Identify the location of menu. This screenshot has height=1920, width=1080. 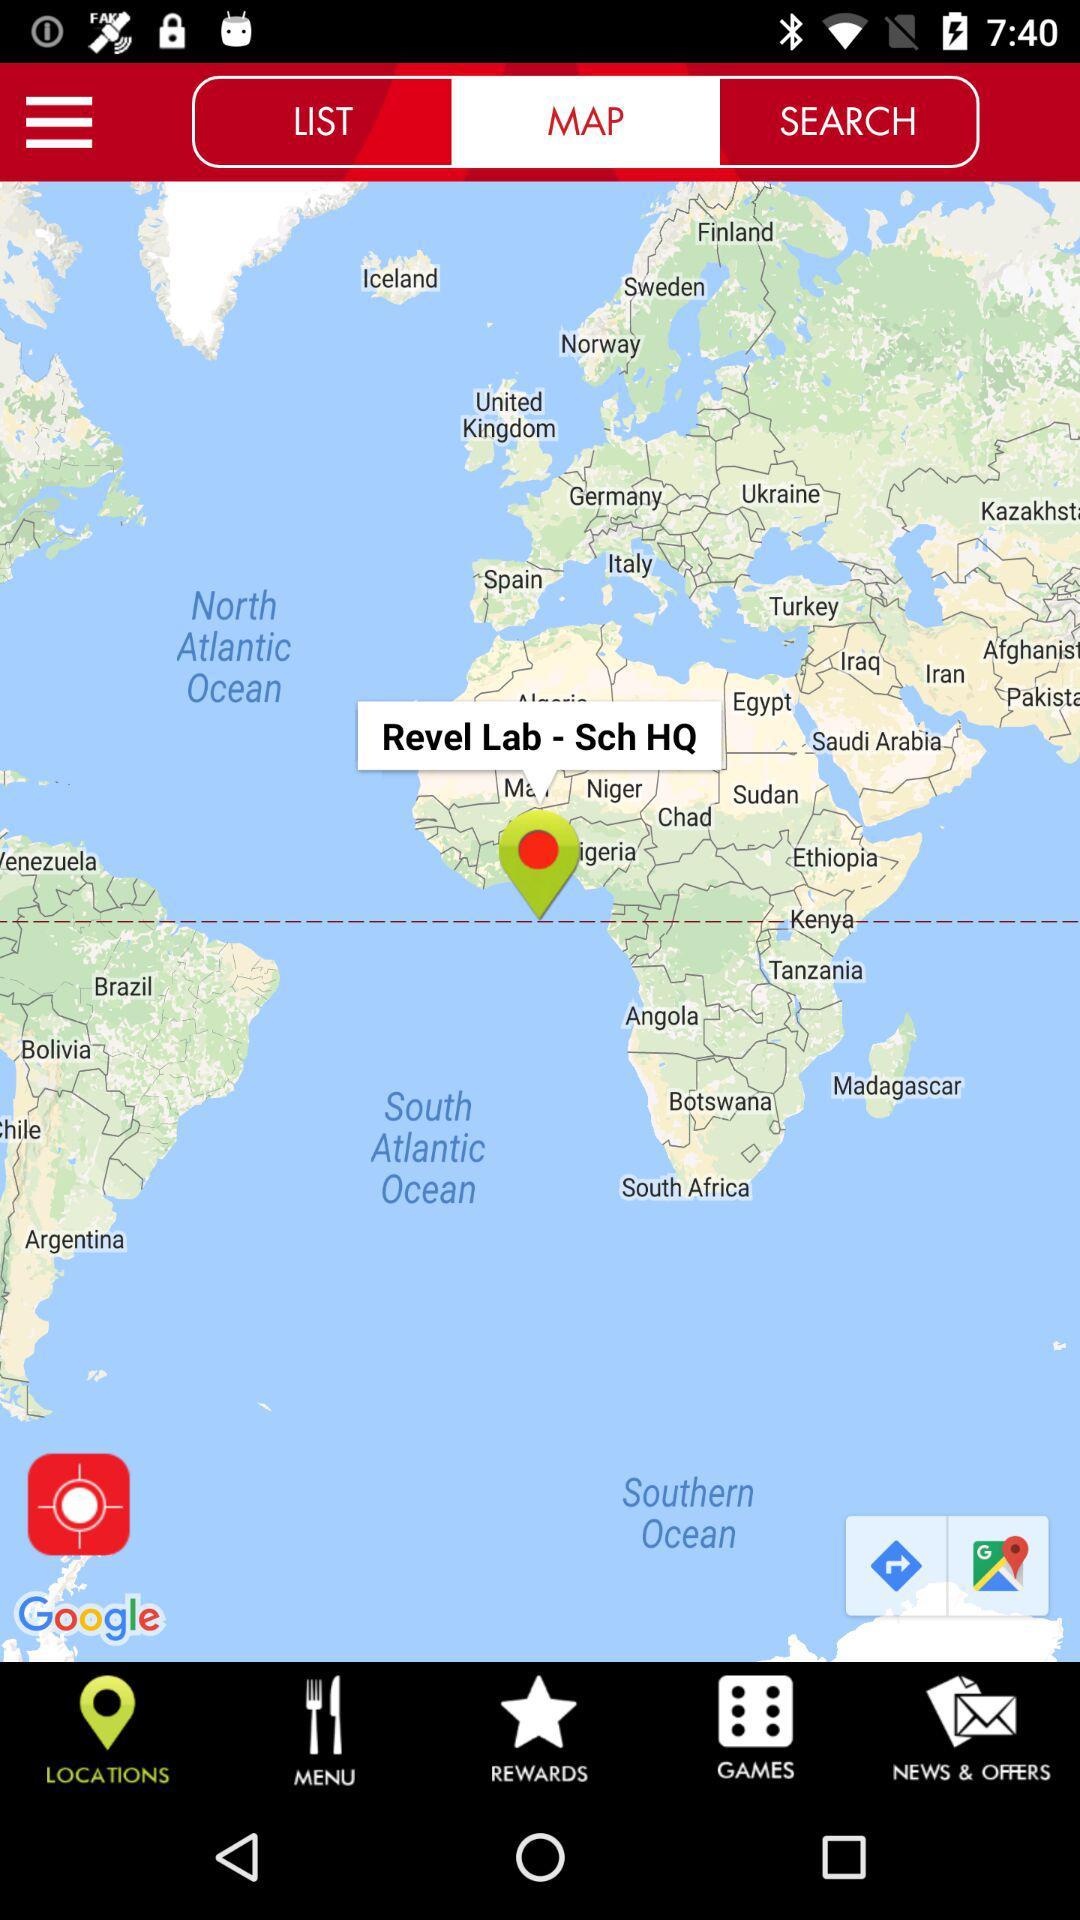
(58, 121).